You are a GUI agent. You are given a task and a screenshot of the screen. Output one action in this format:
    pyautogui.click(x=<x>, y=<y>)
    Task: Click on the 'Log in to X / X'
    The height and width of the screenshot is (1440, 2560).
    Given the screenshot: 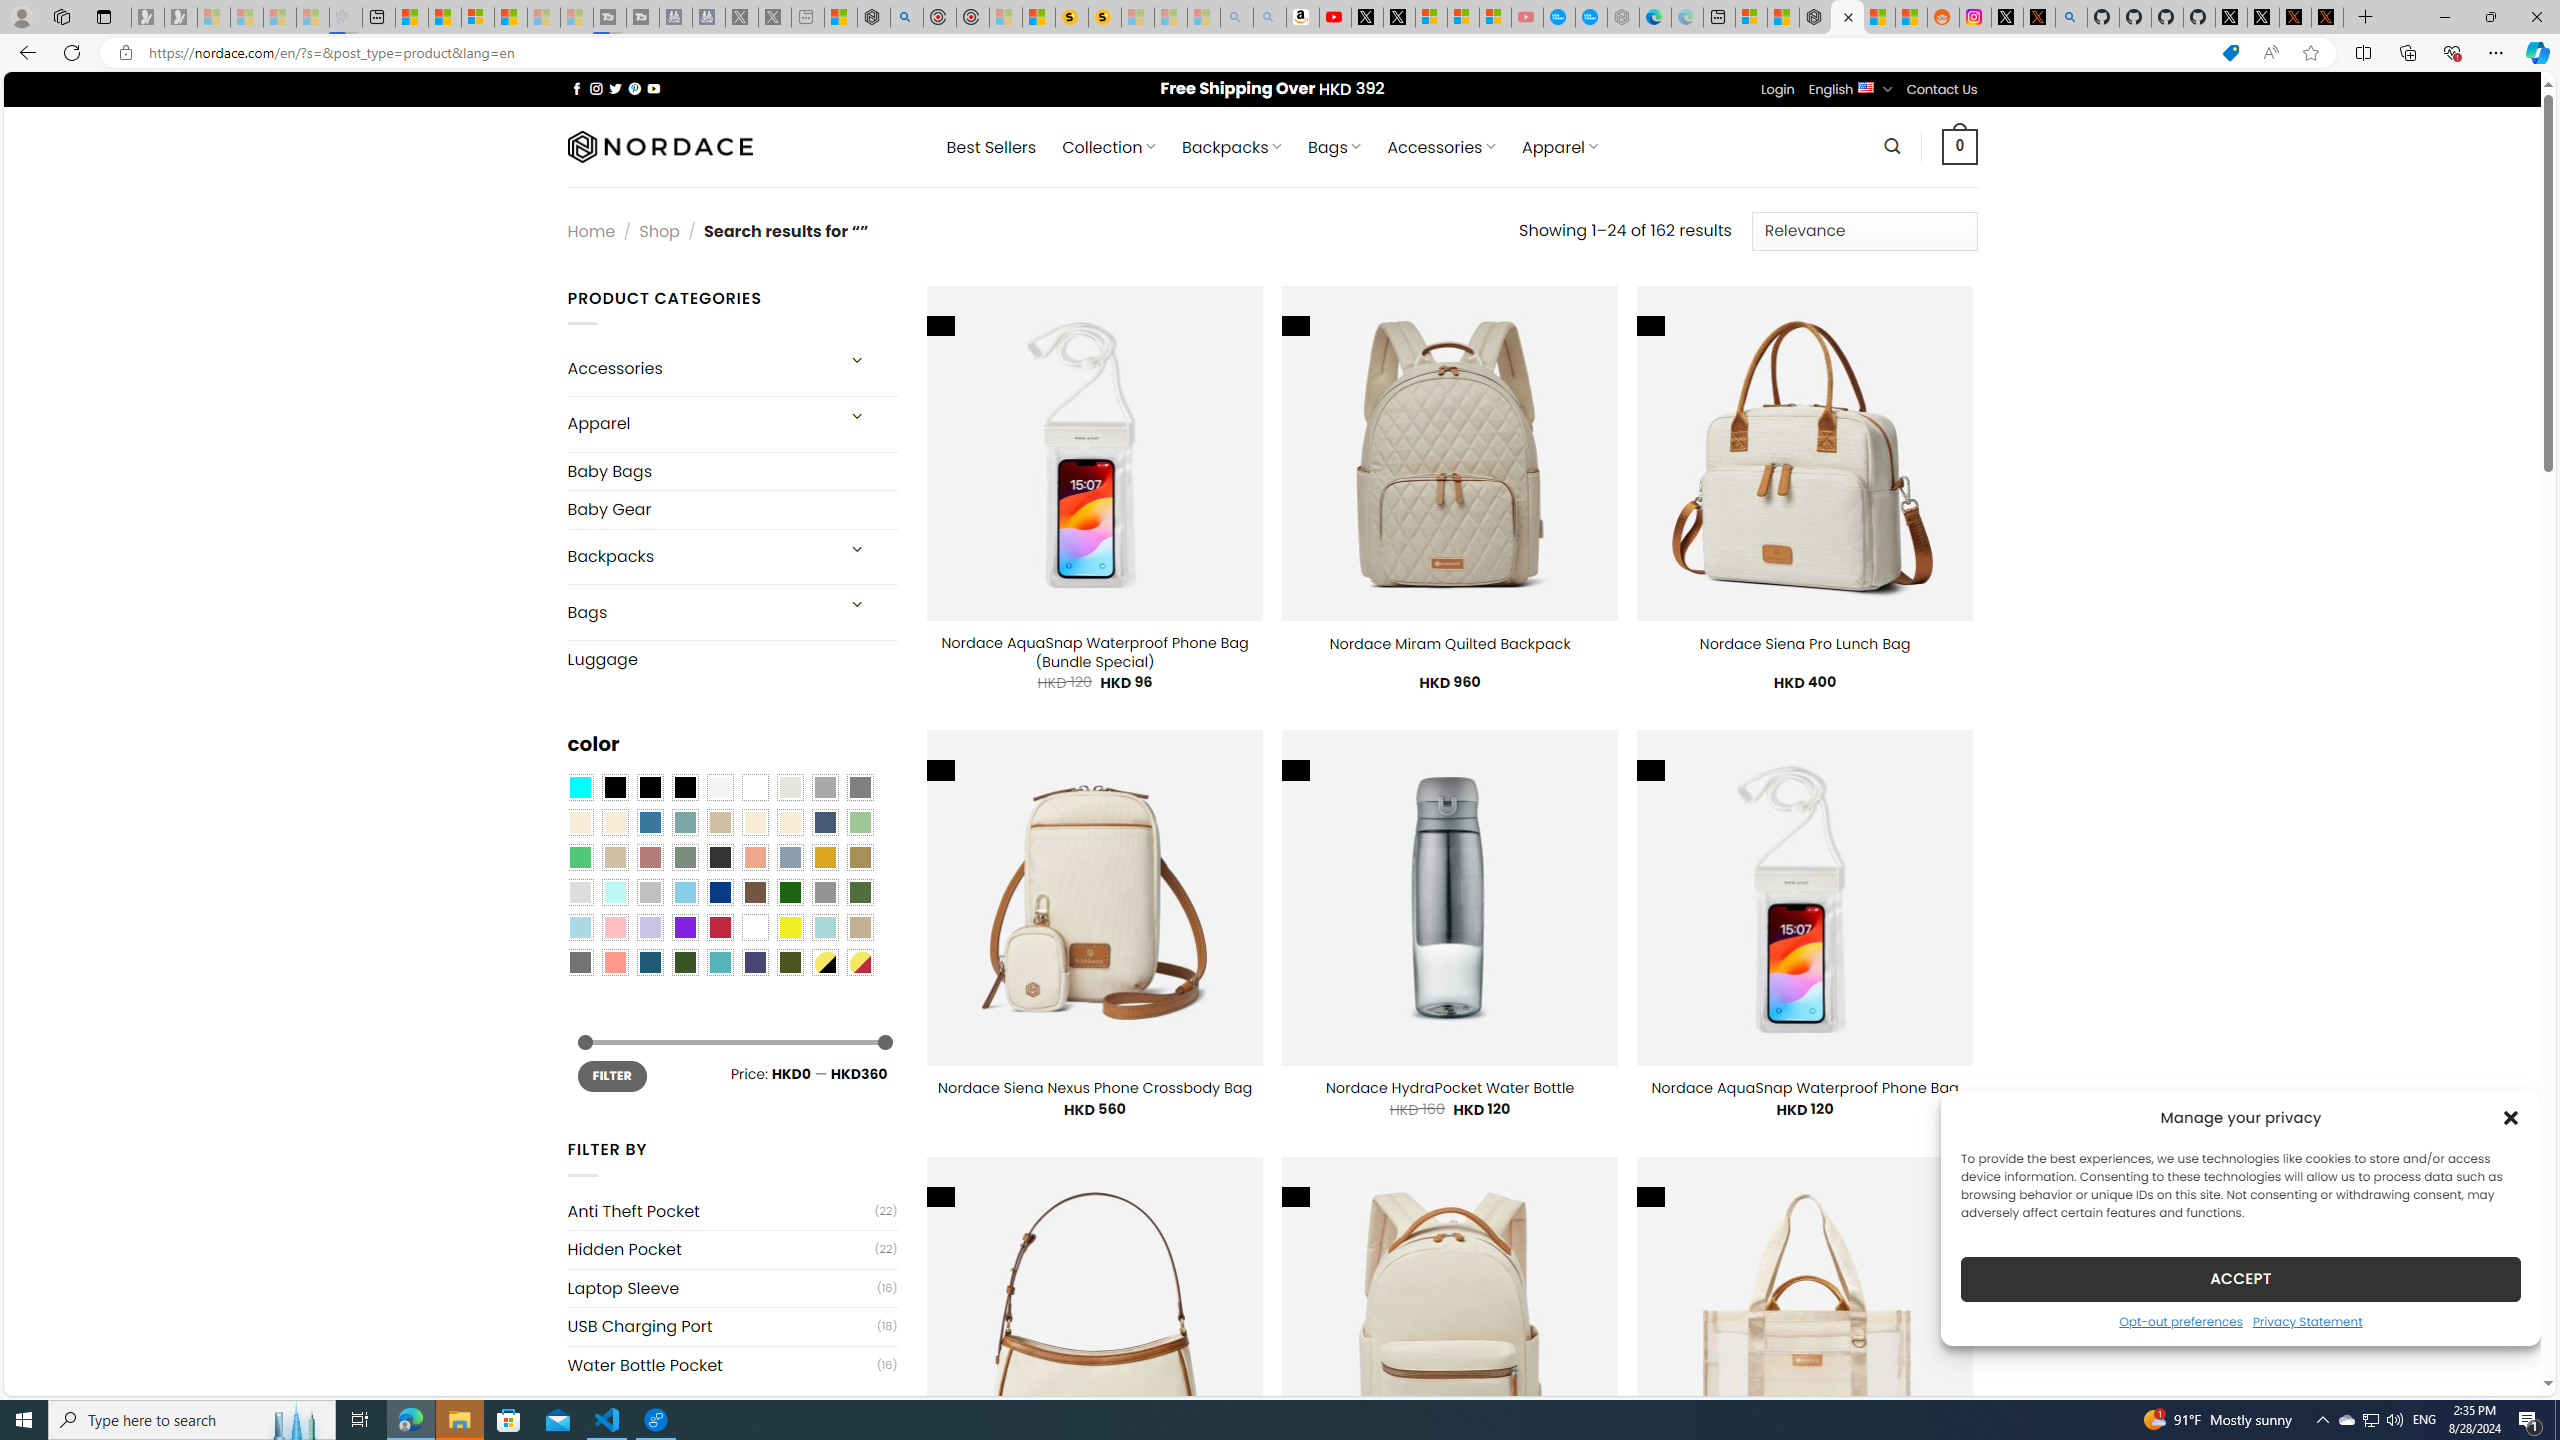 What is the action you would take?
    pyautogui.click(x=2007, y=16)
    